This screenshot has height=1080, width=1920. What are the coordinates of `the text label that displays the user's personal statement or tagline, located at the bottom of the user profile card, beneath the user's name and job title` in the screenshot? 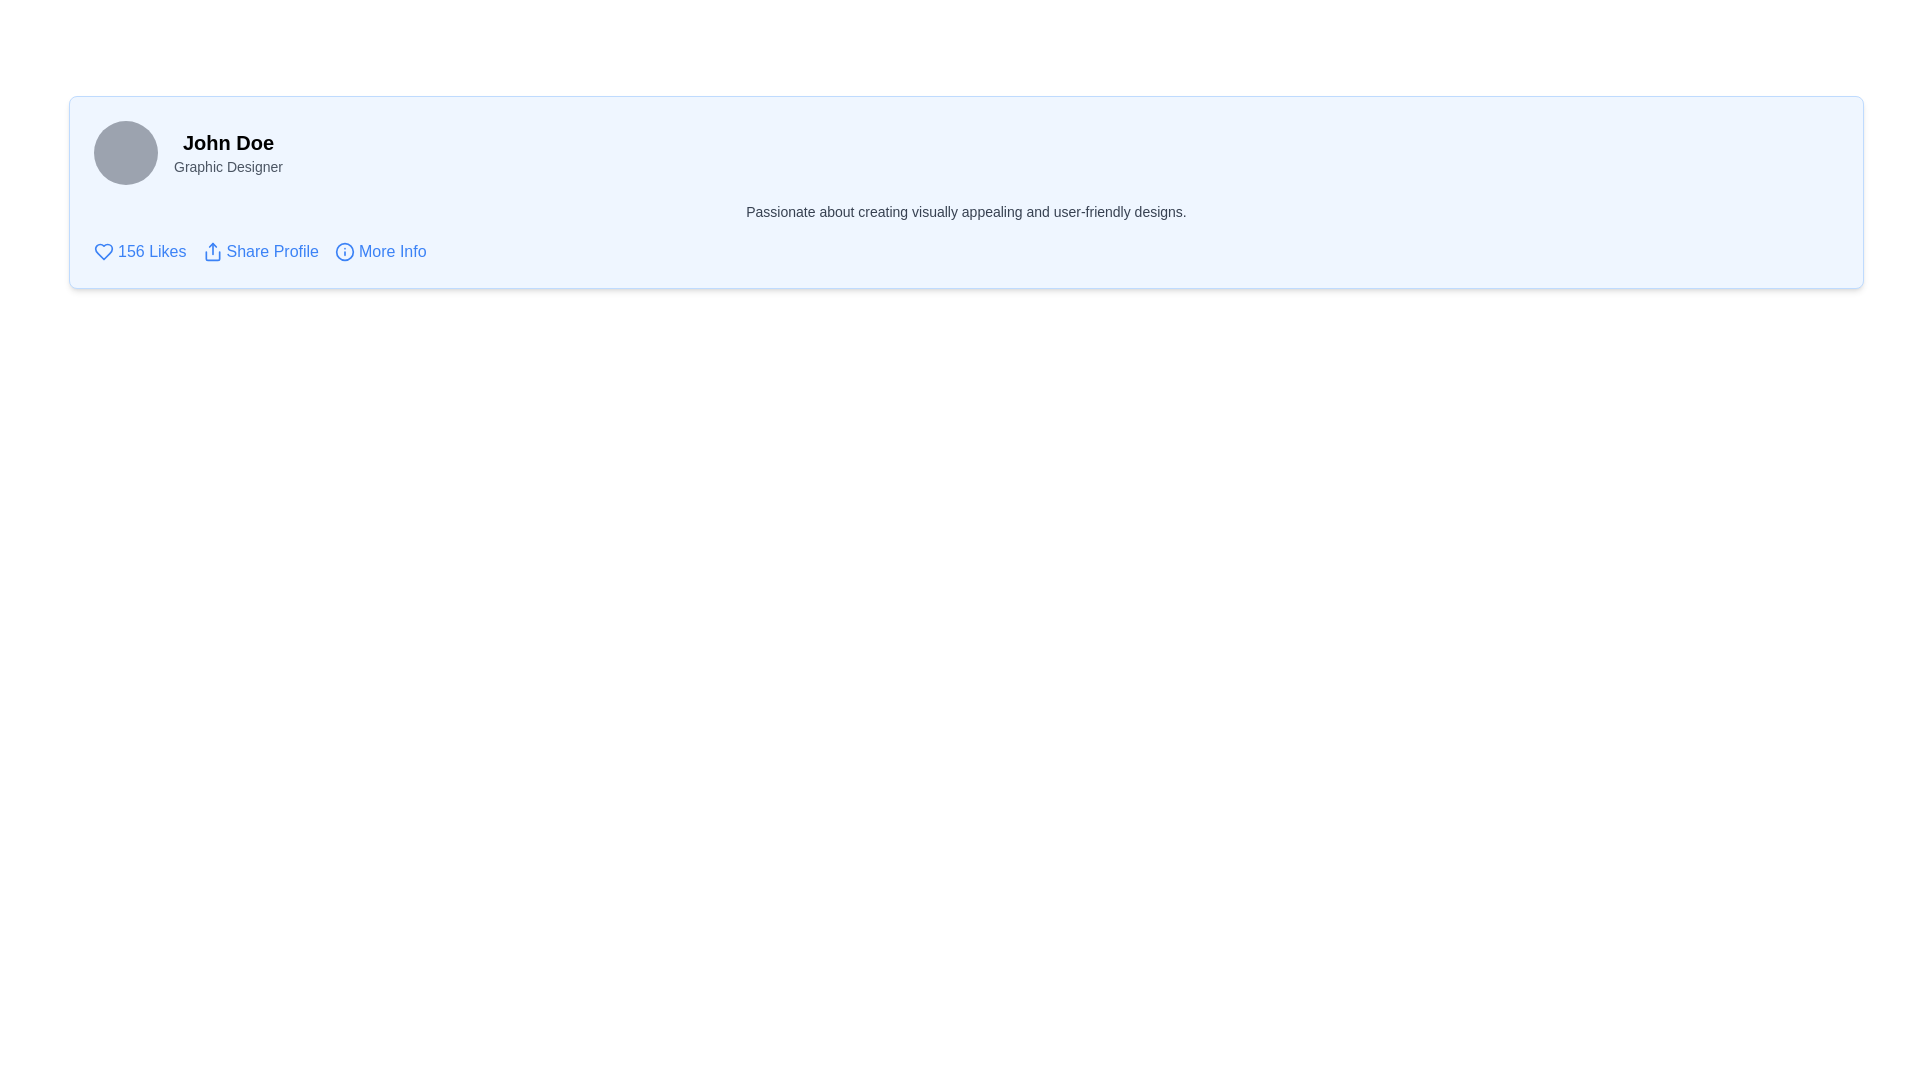 It's located at (966, 212).